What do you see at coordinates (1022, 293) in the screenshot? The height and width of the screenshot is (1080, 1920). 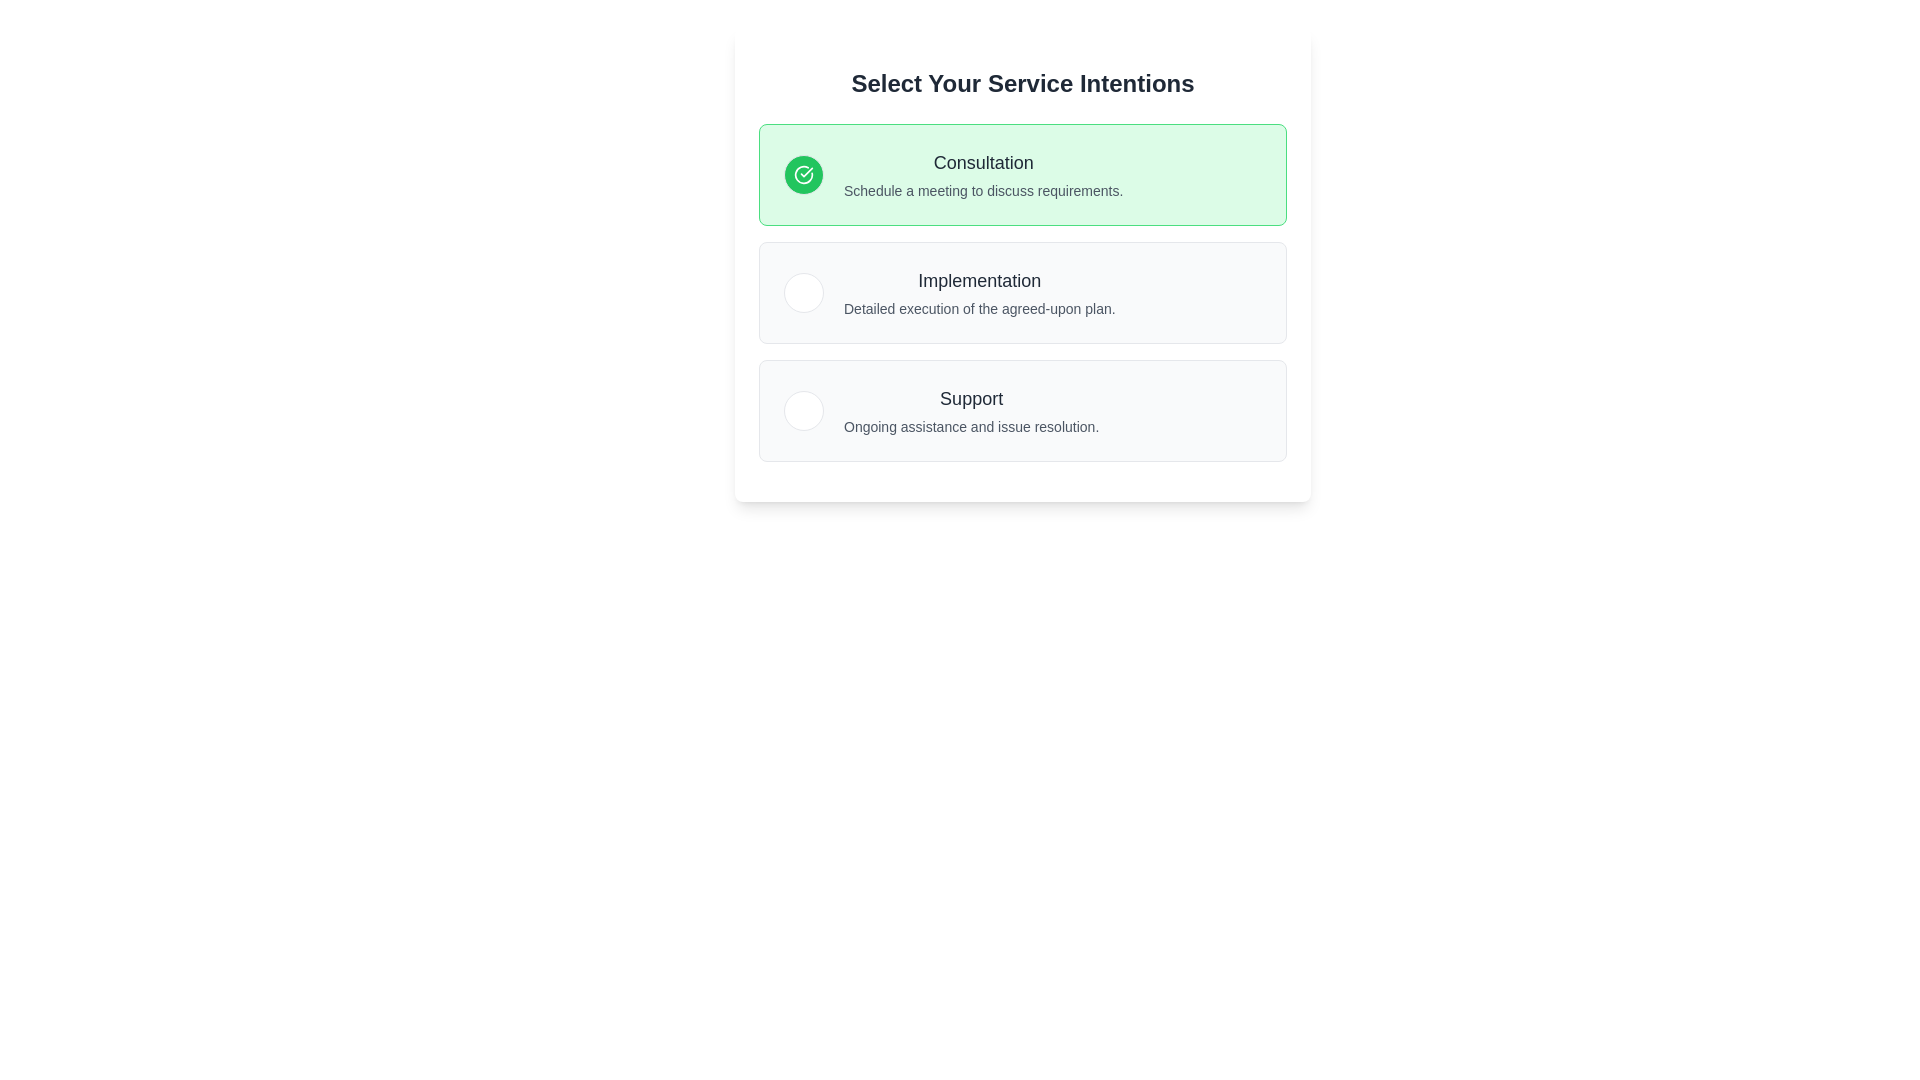 I see `the selectable option labeled 'Implementation'` at bounding box center [1022, 293].